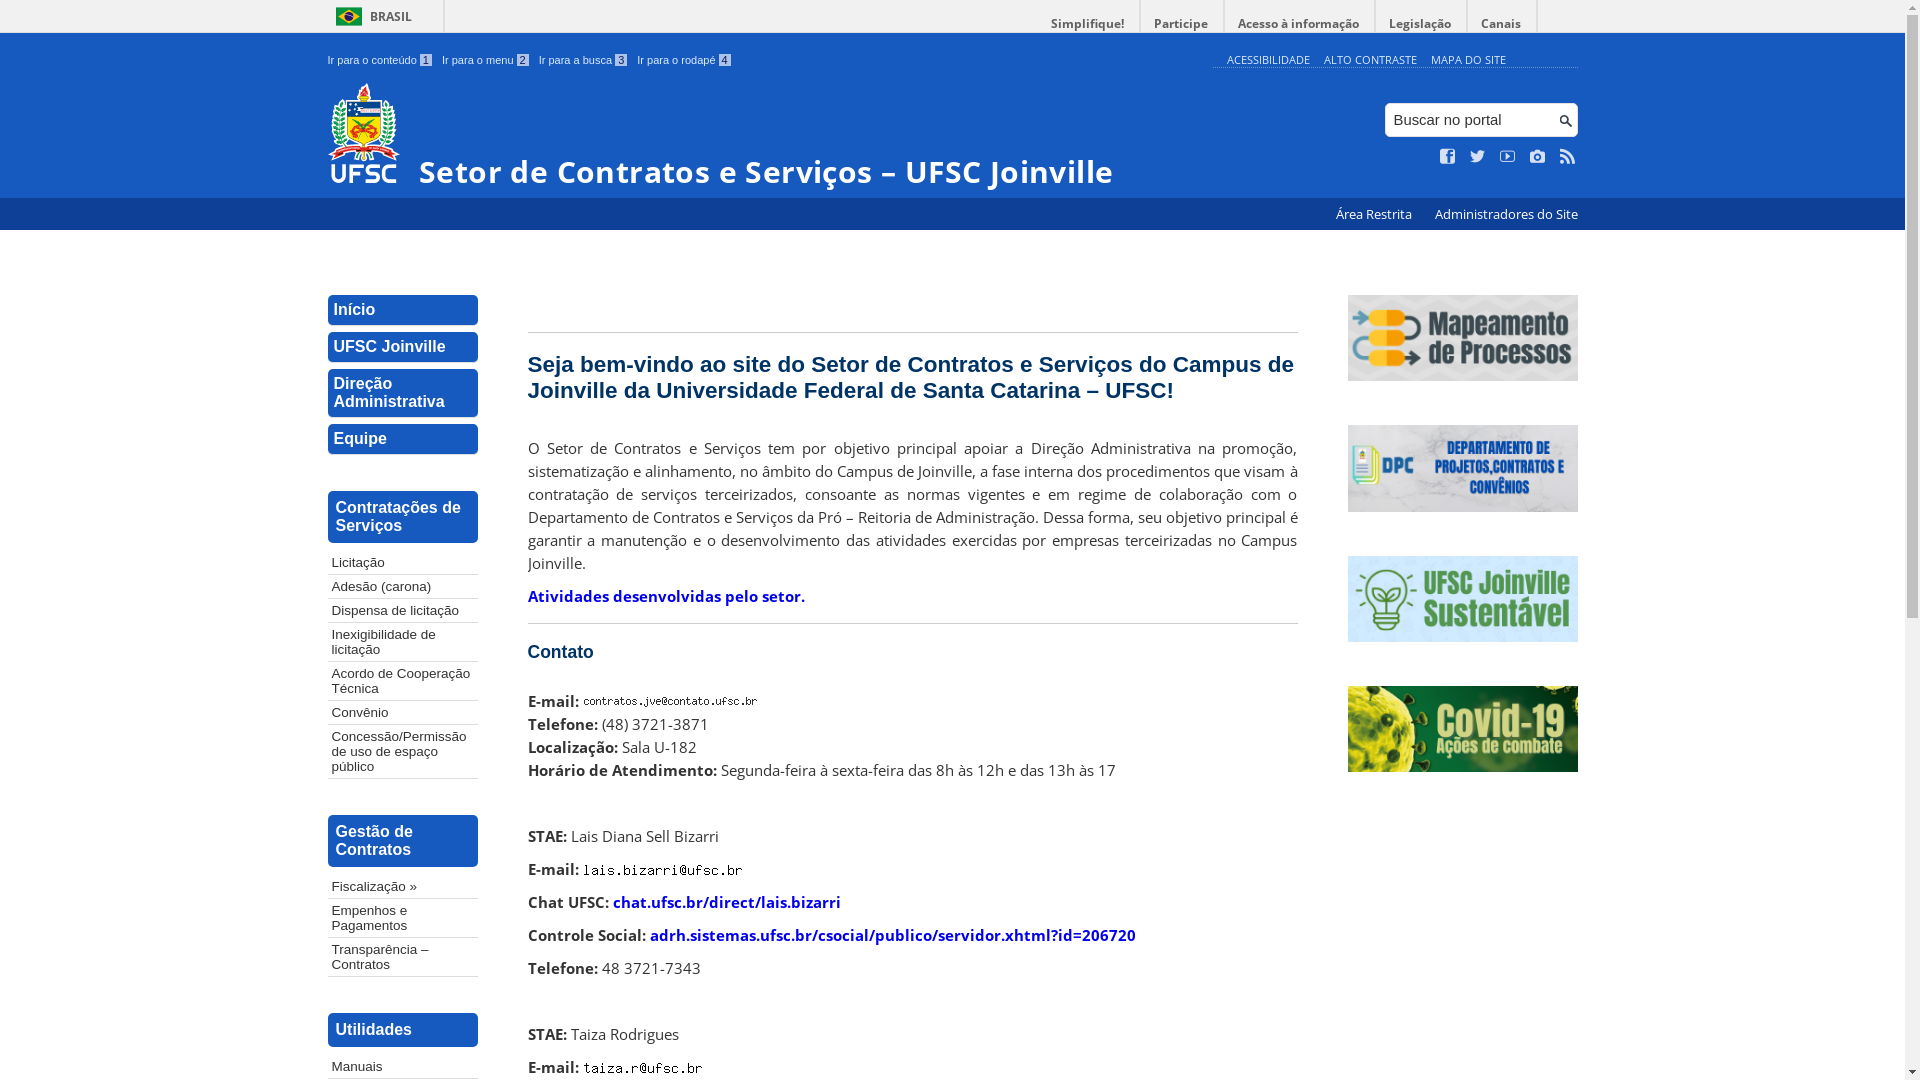  Describe the element at coordinates (1502, 23) in the screenshot. I see `'Canais'` at that location.